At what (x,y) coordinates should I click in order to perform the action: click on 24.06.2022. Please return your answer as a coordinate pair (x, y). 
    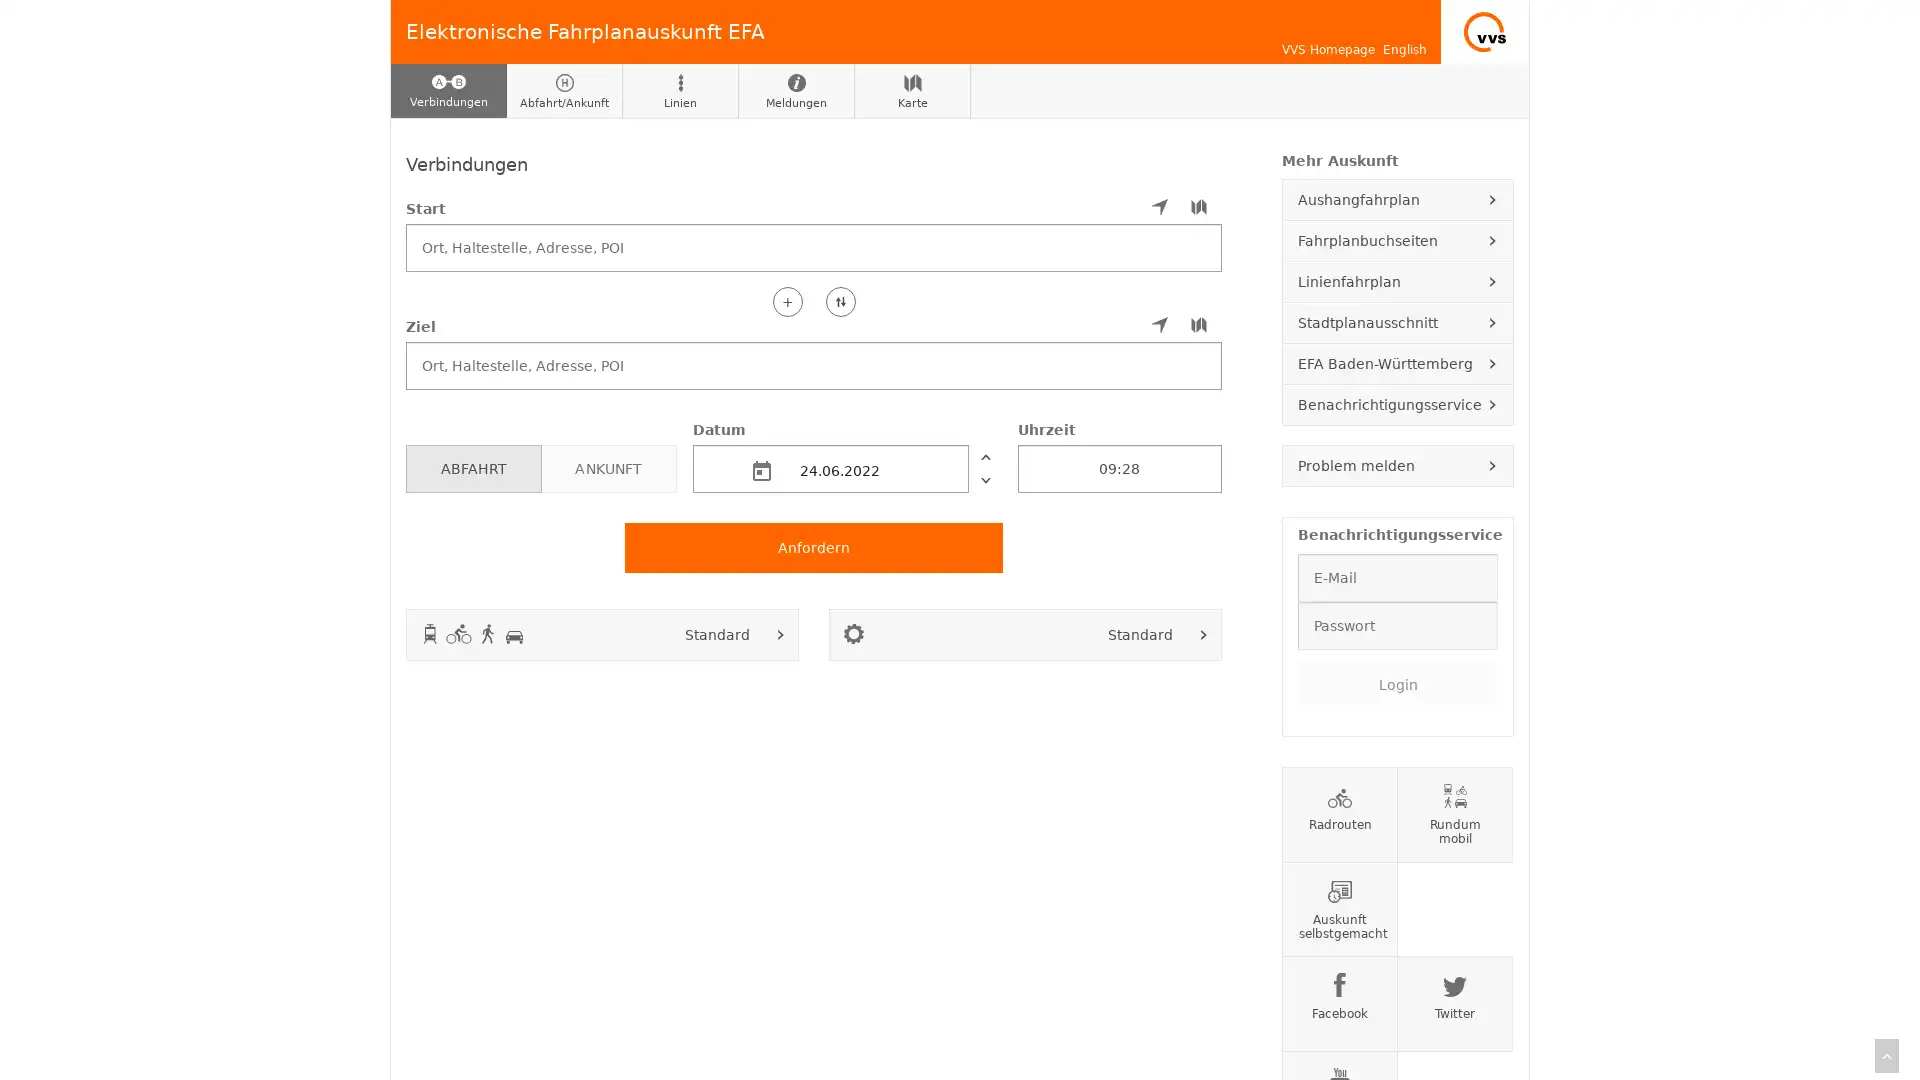
    Looking at the image, I should click on (830, 467).